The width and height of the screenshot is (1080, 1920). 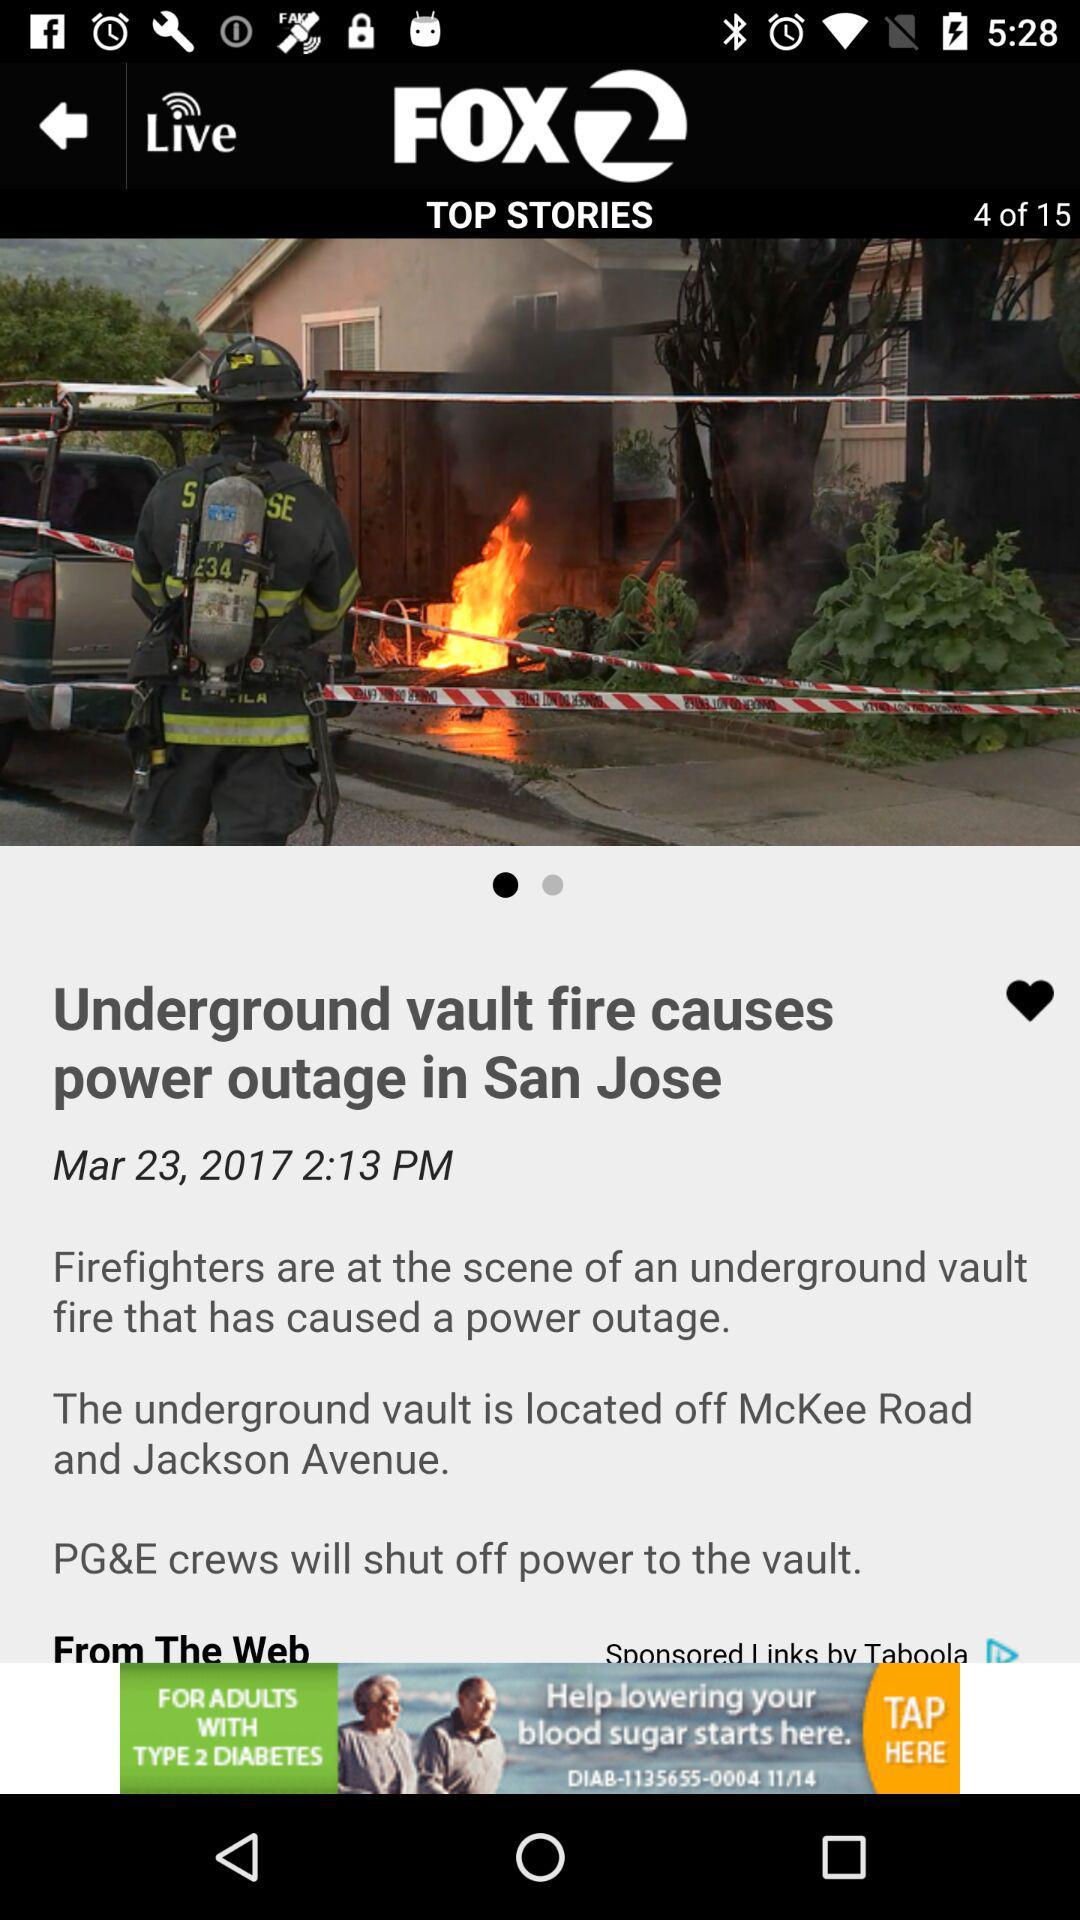 What do you see at coordinates (540, 1727) in the screenshot?
I see `the option` at bounding box center [540, 1727].